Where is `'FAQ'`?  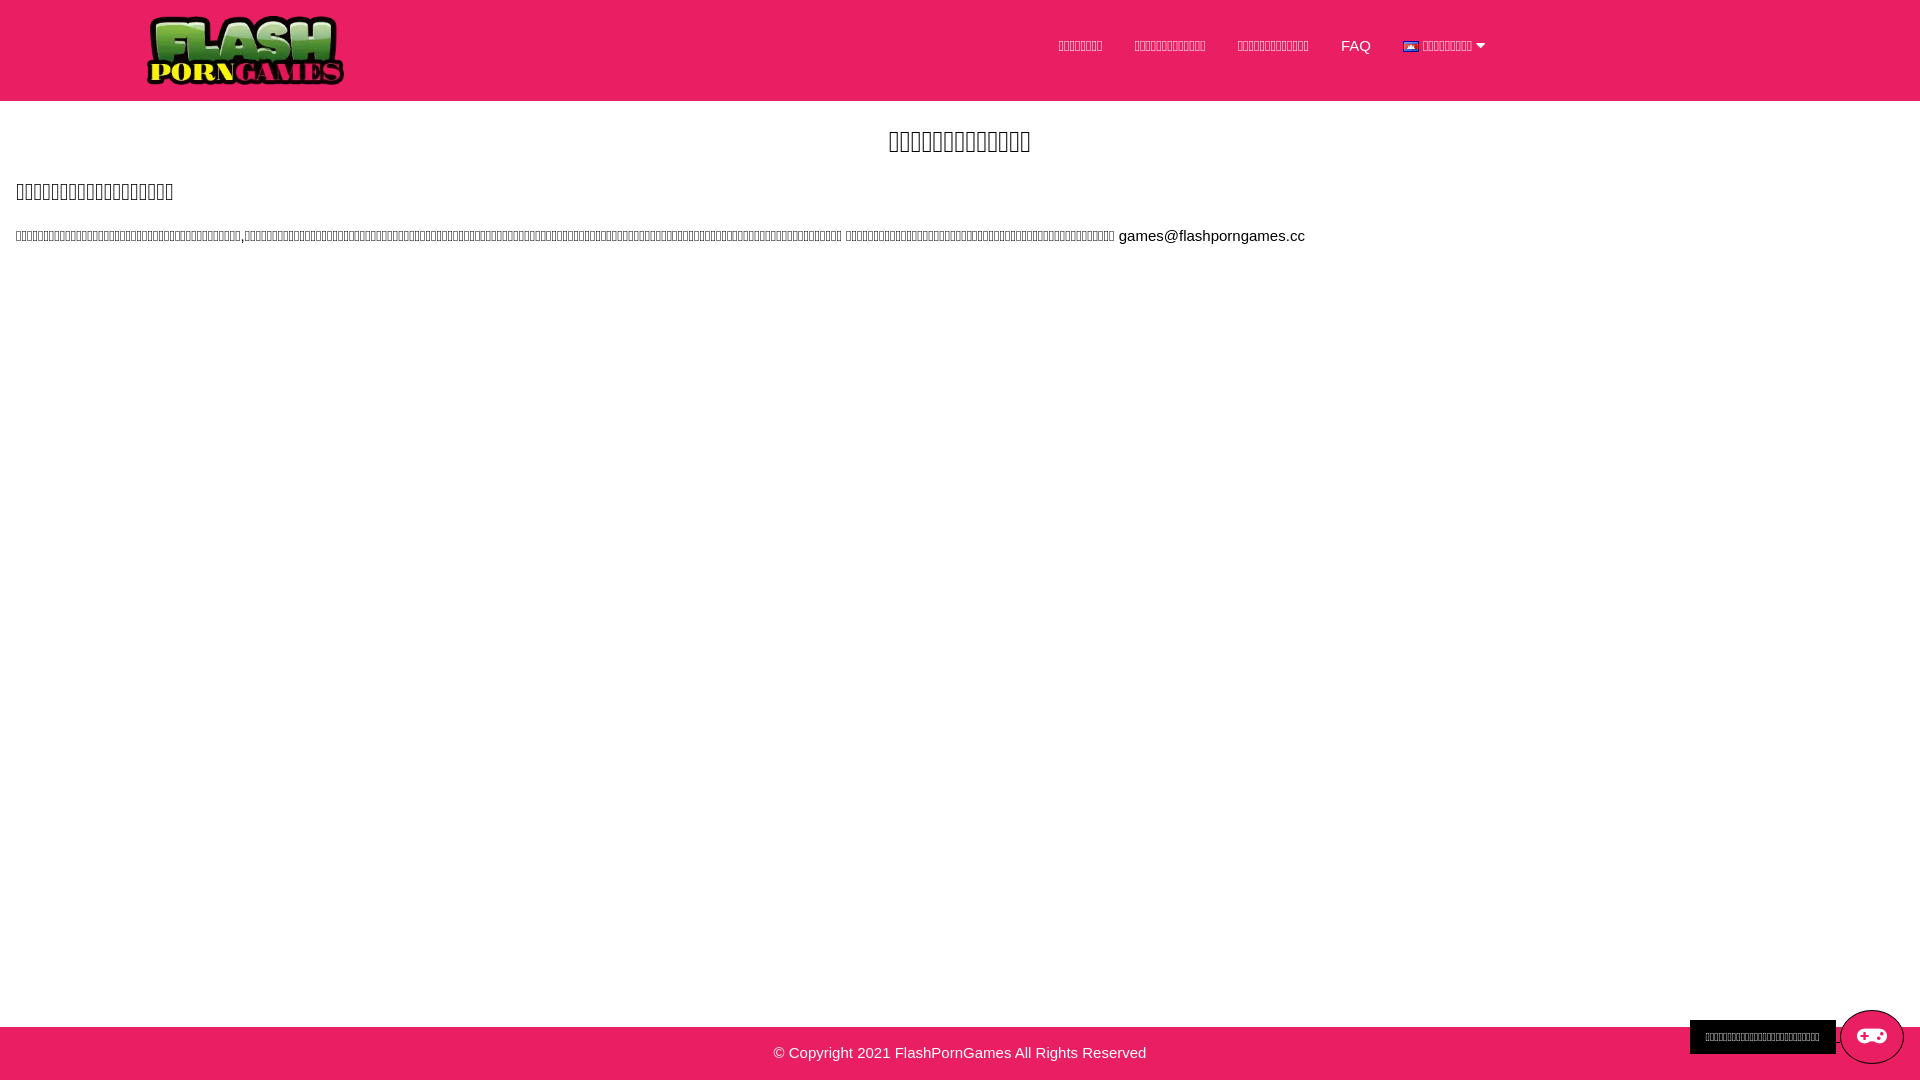
'FAQ' is located at coordinates (1356, 45).